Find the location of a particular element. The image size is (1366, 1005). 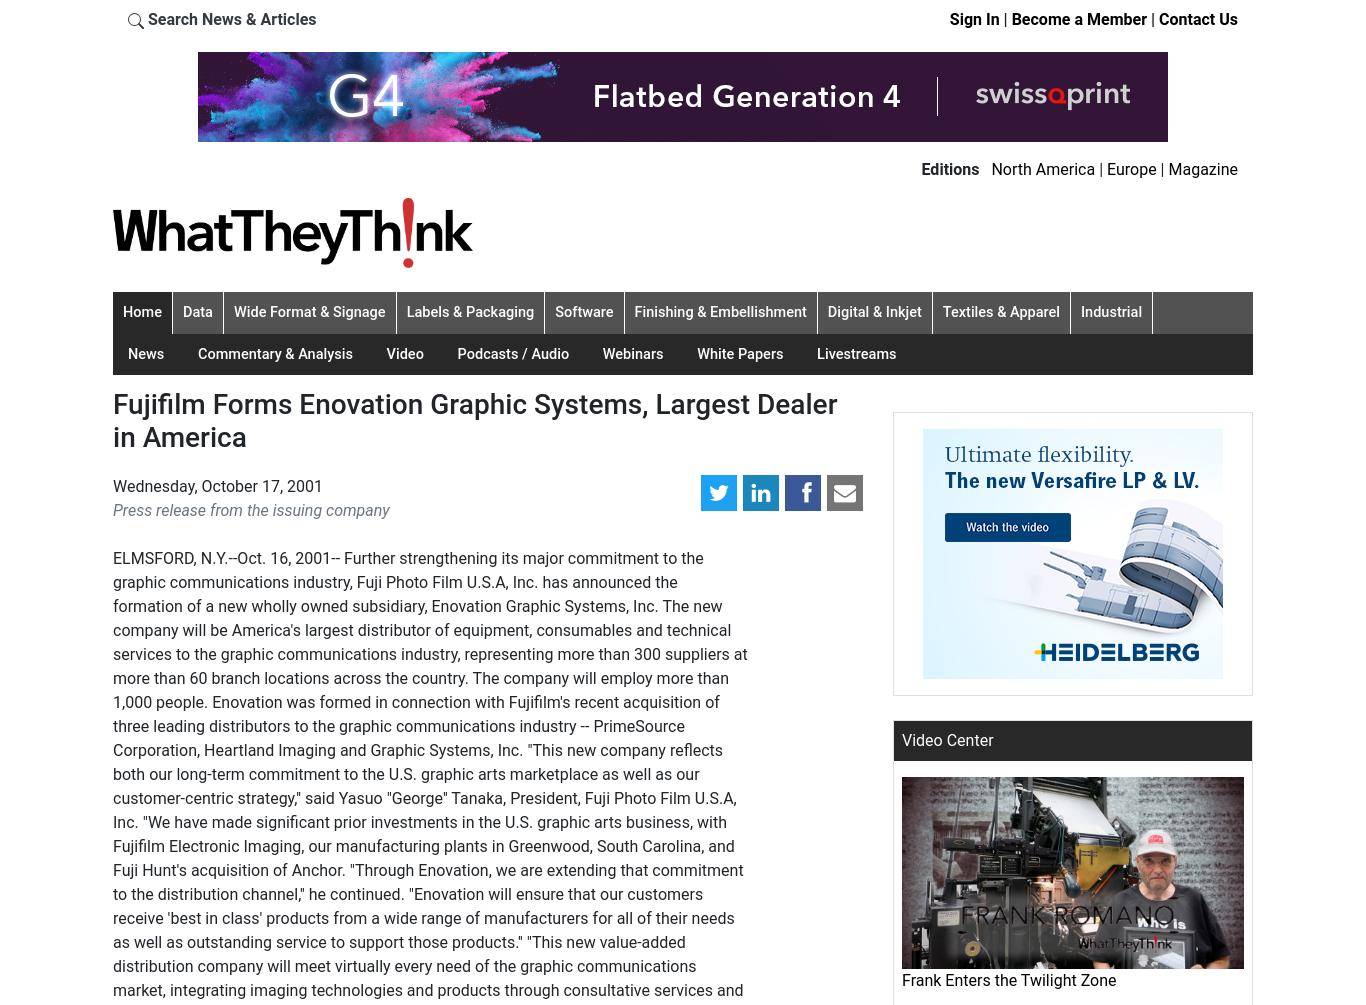

'Industrial' is located at coordinates (1080, 310).